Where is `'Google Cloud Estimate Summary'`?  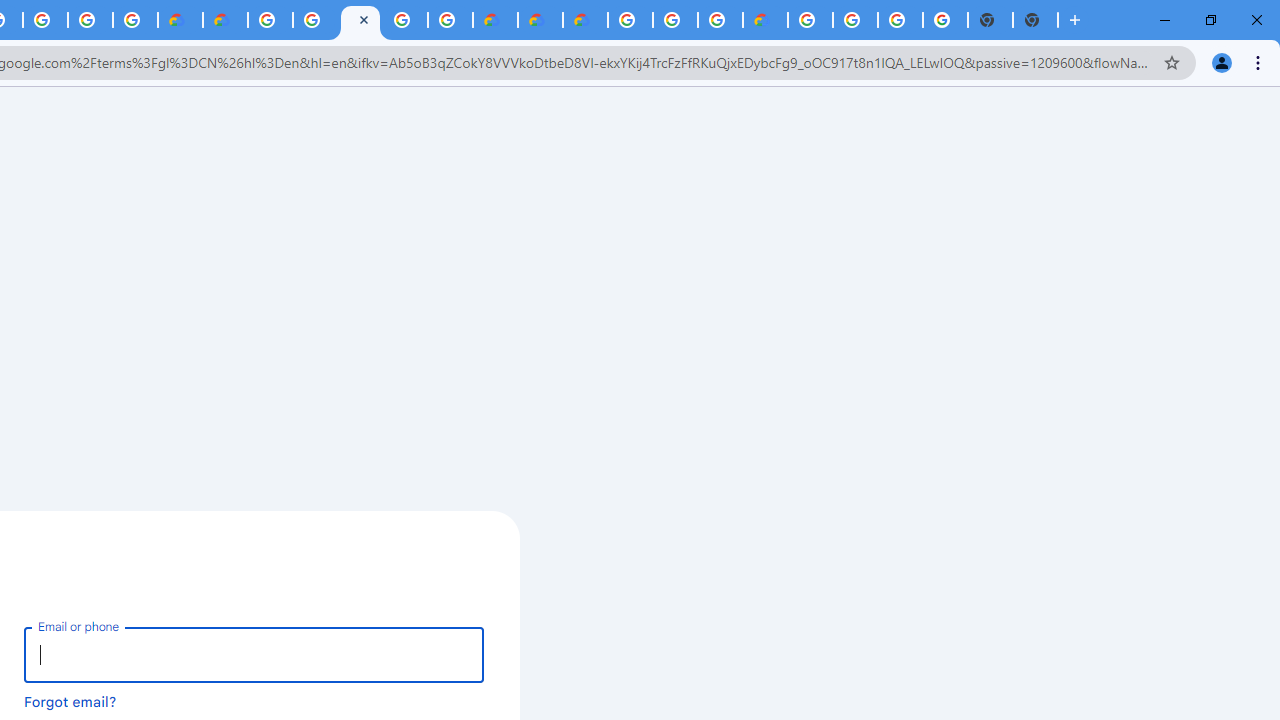 'Google Cloud Estimate Summary' is located at coordinates (584, 20).